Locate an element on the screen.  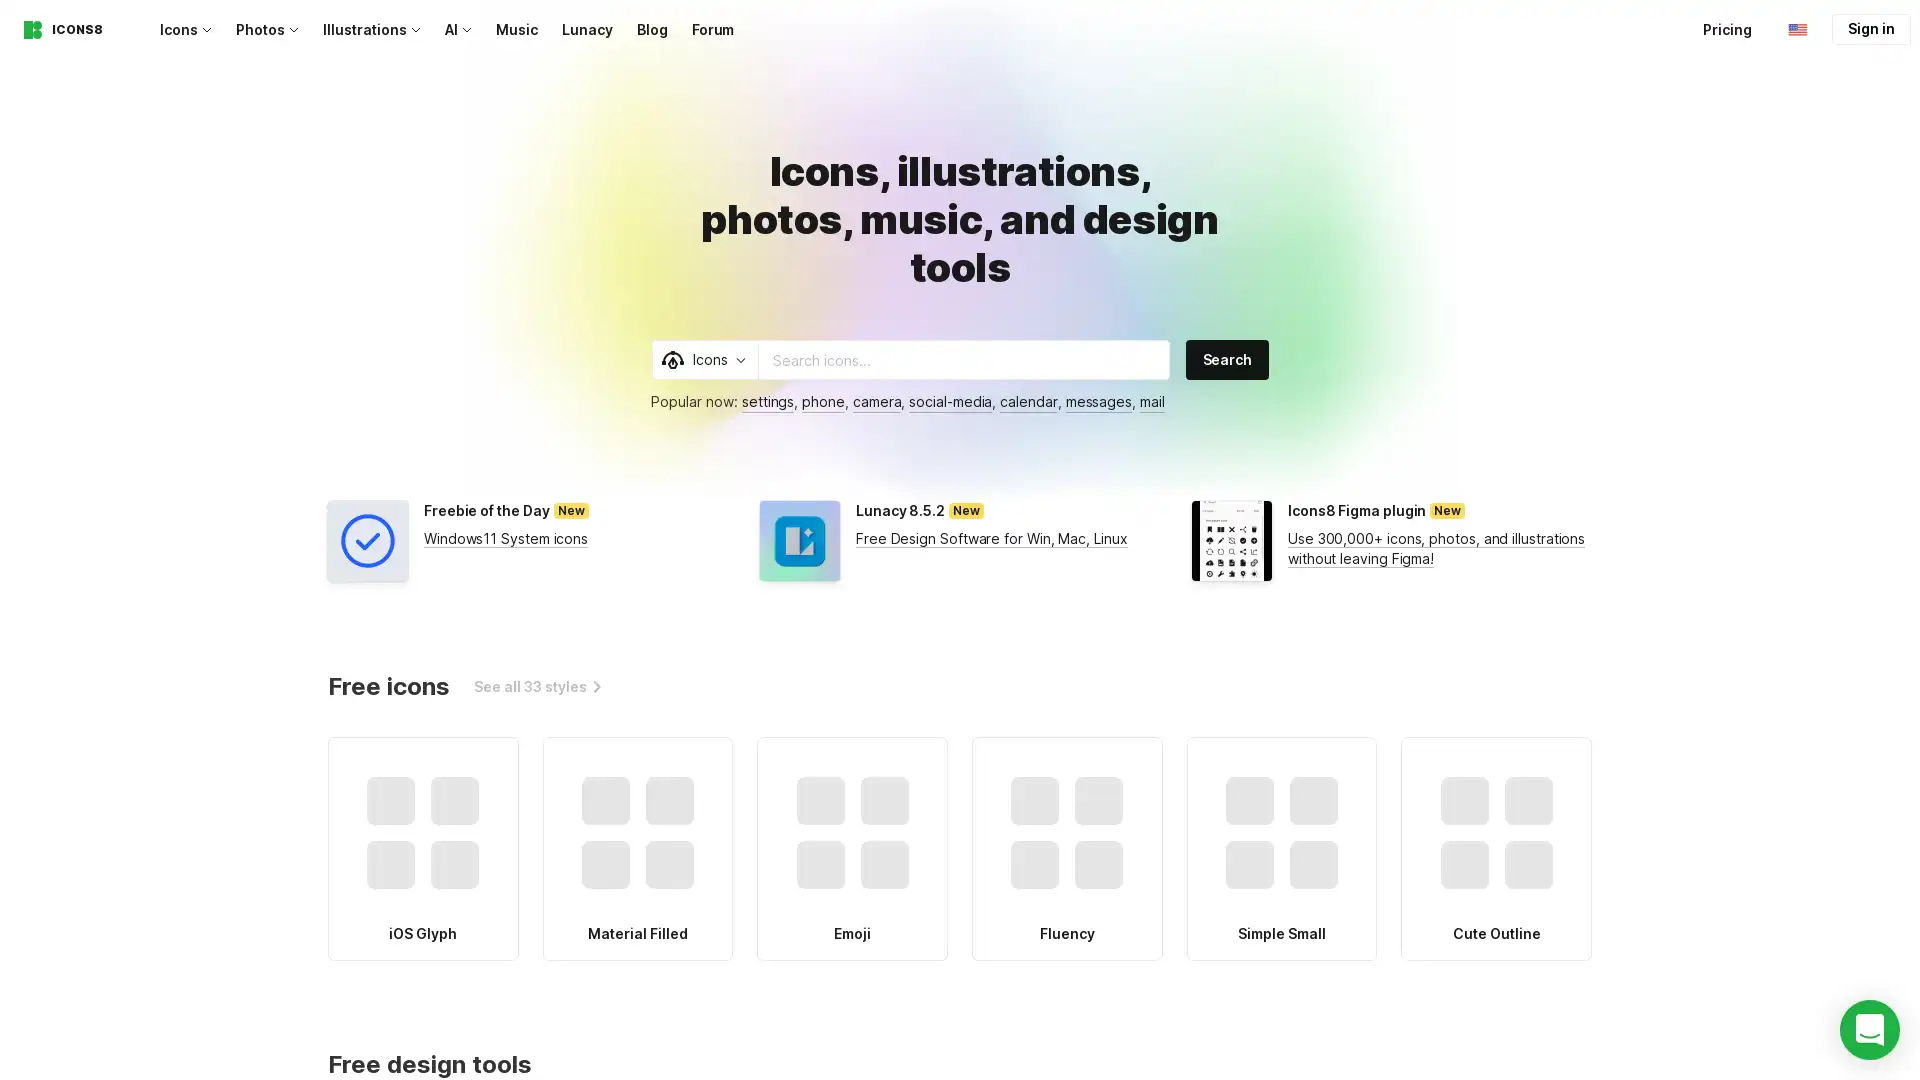
Search is located at coordinates (1226, 358).